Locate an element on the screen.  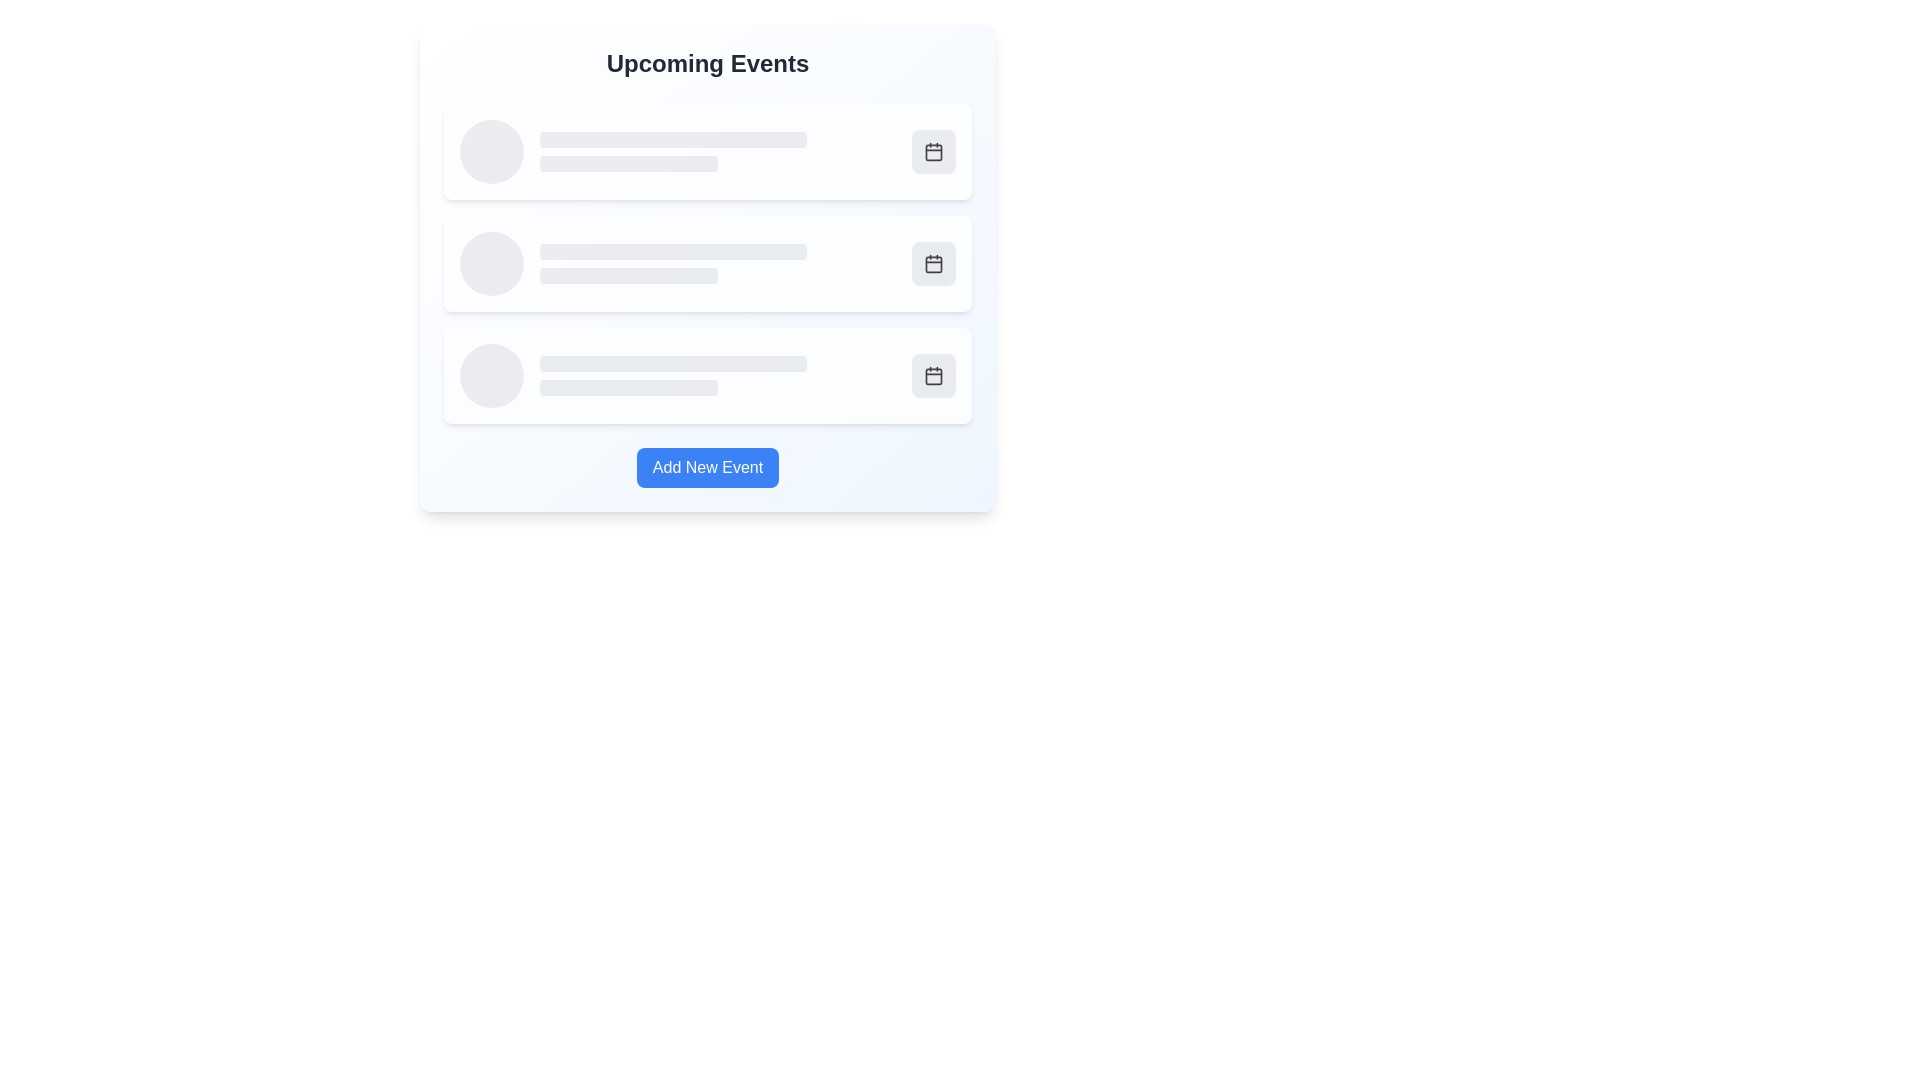
the circular profile picture placeholder located in the first position of the third row in the card layout is located at coordinates (491, 375).